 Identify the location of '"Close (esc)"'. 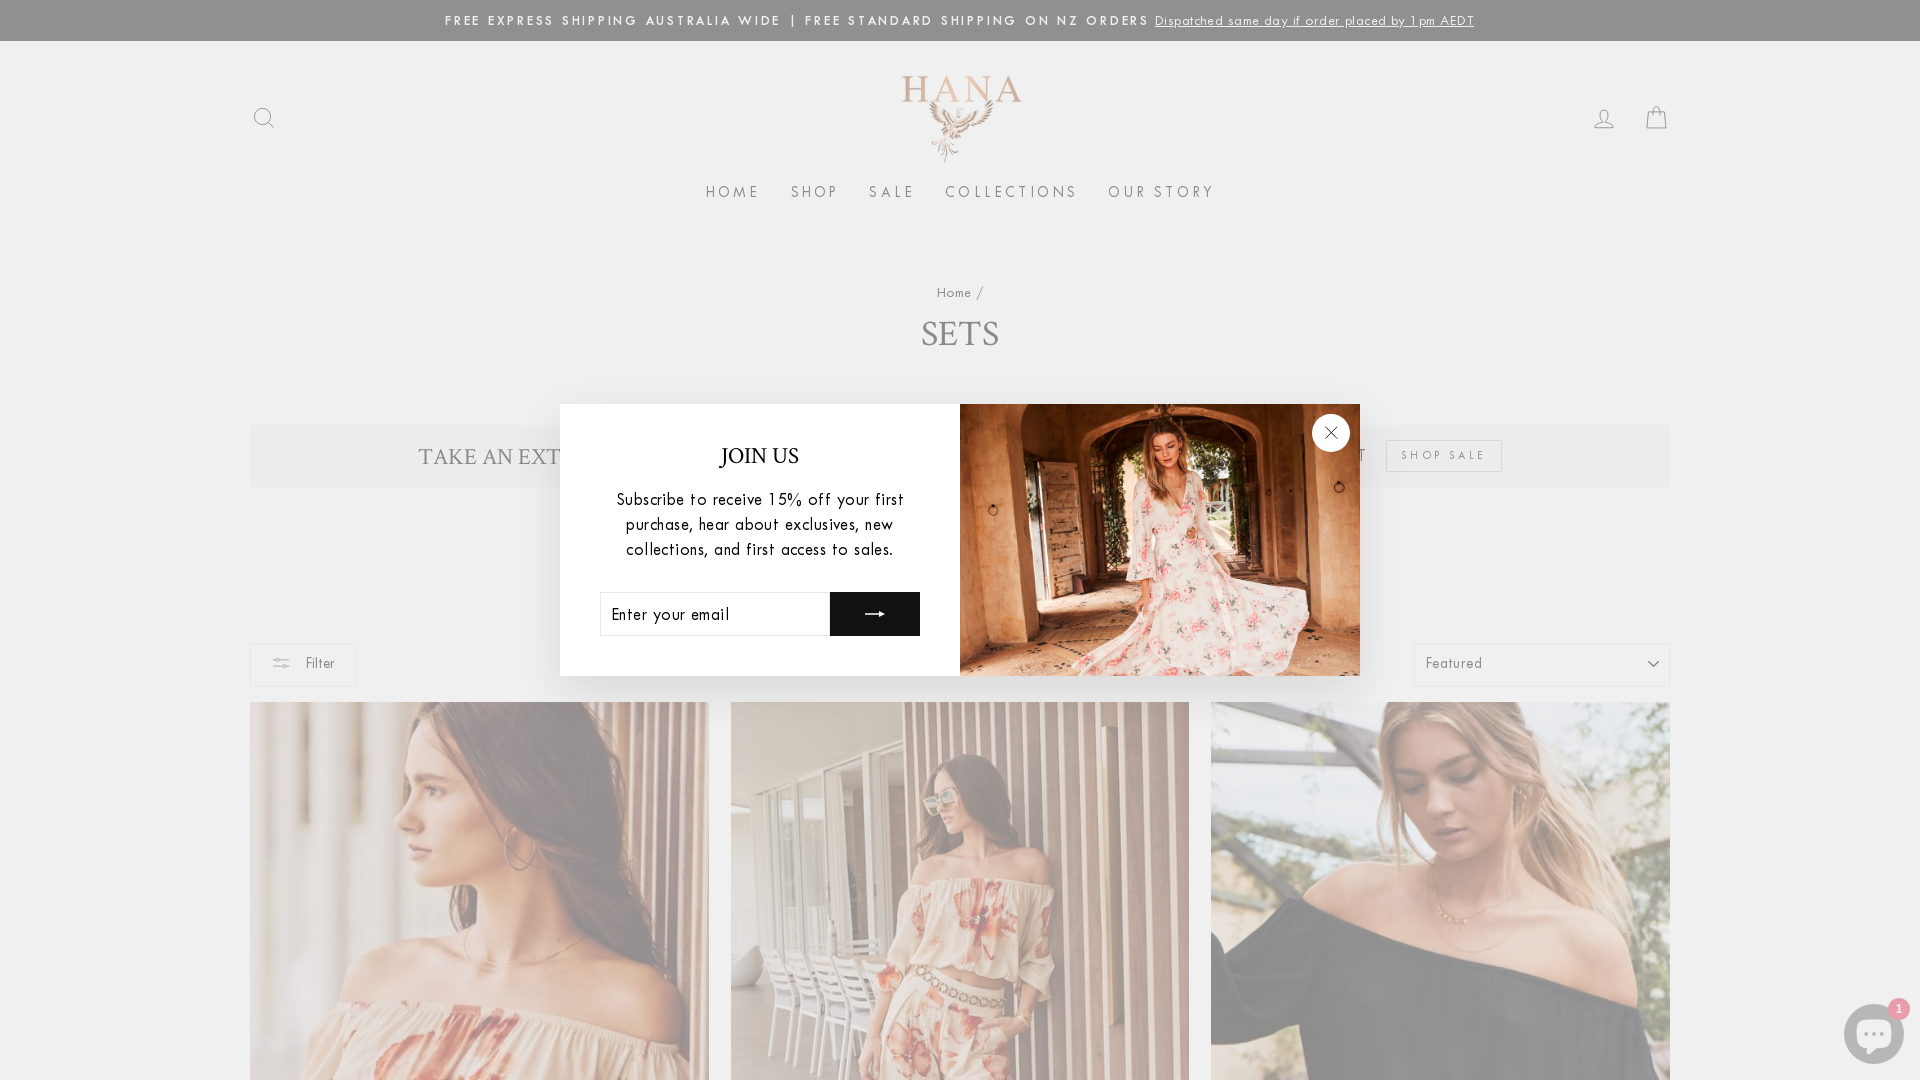
(1330, 431).